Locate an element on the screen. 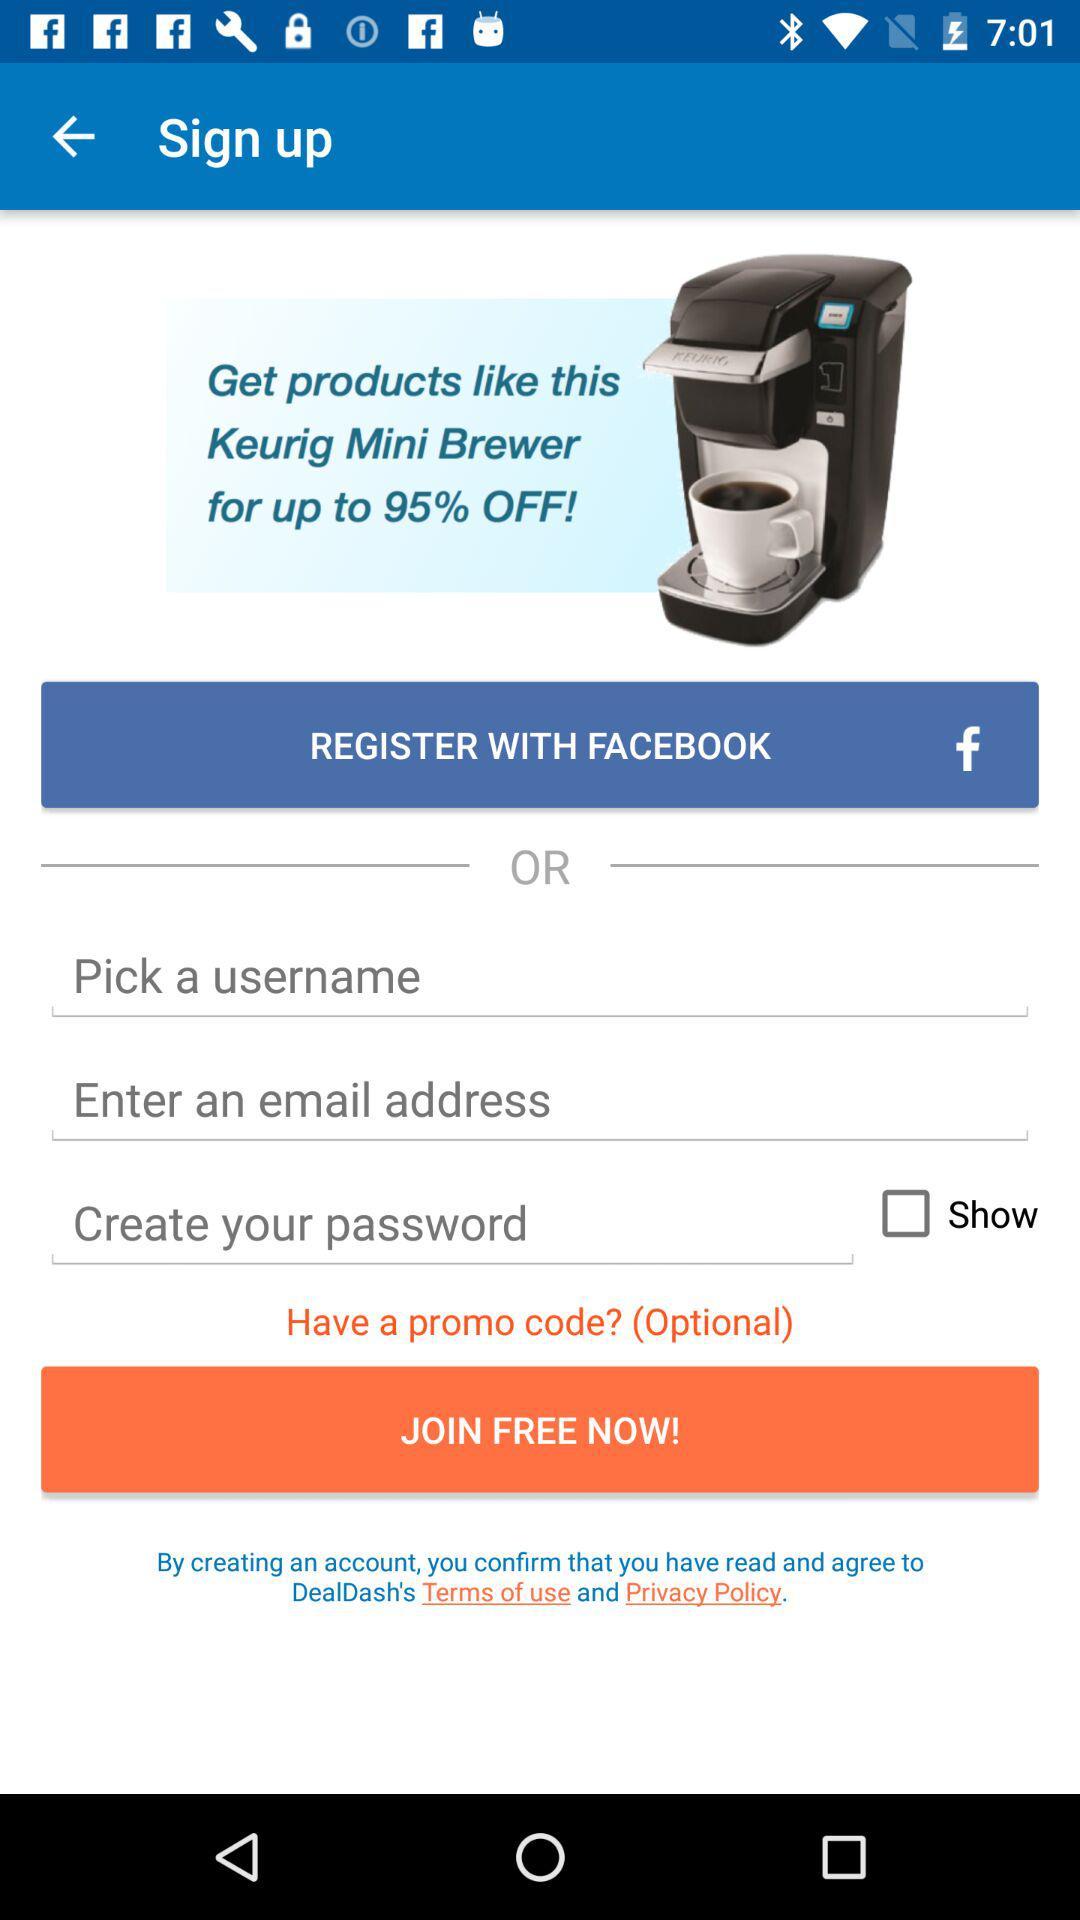  show is located at coordinates (950, 1212).